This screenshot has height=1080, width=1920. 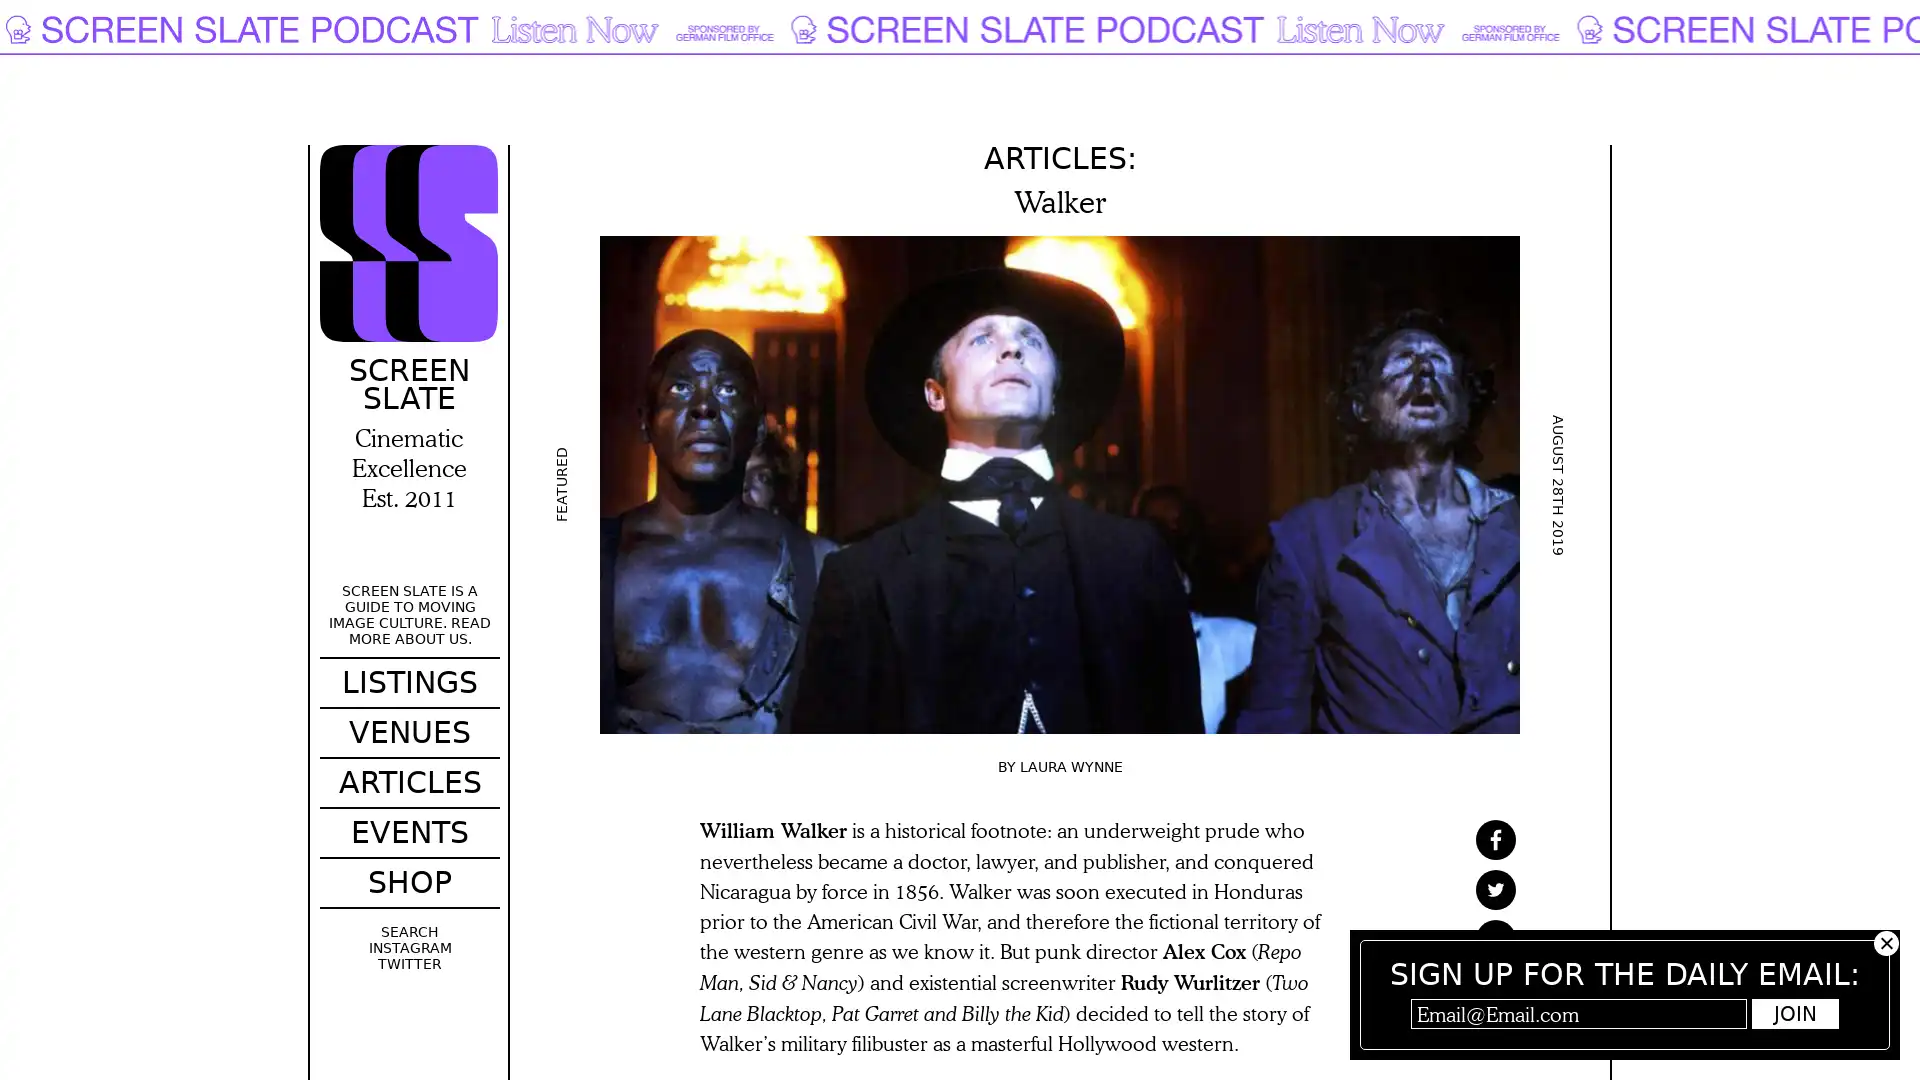 I want to click on Join, so click(x=1795, y=1014).